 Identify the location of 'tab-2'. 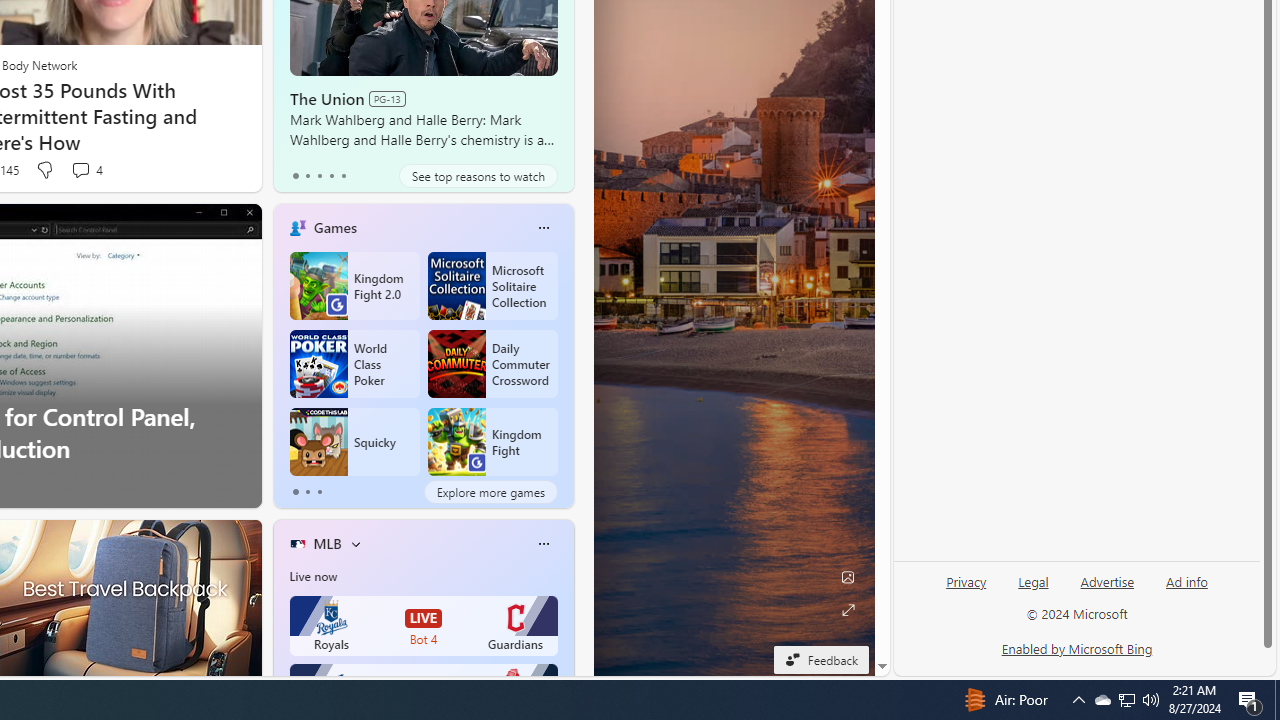
(320, 492).